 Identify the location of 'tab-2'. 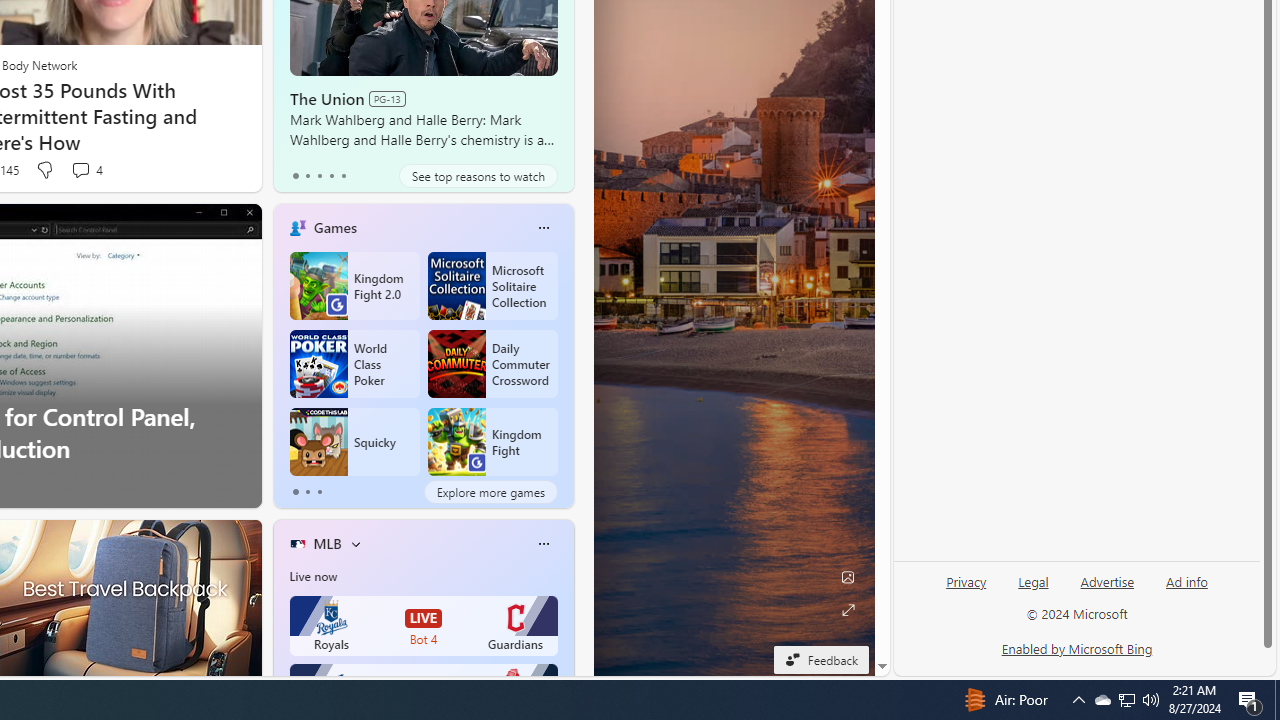
(320, 492).